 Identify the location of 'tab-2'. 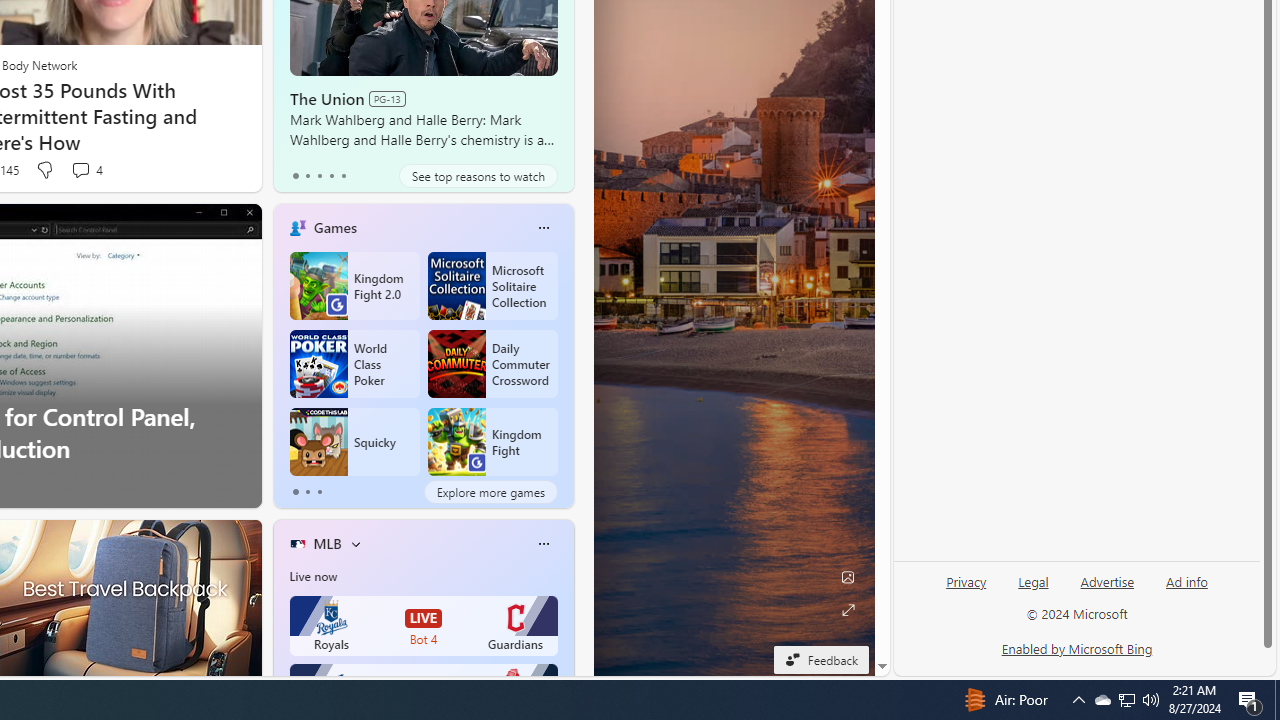
(320, 492).